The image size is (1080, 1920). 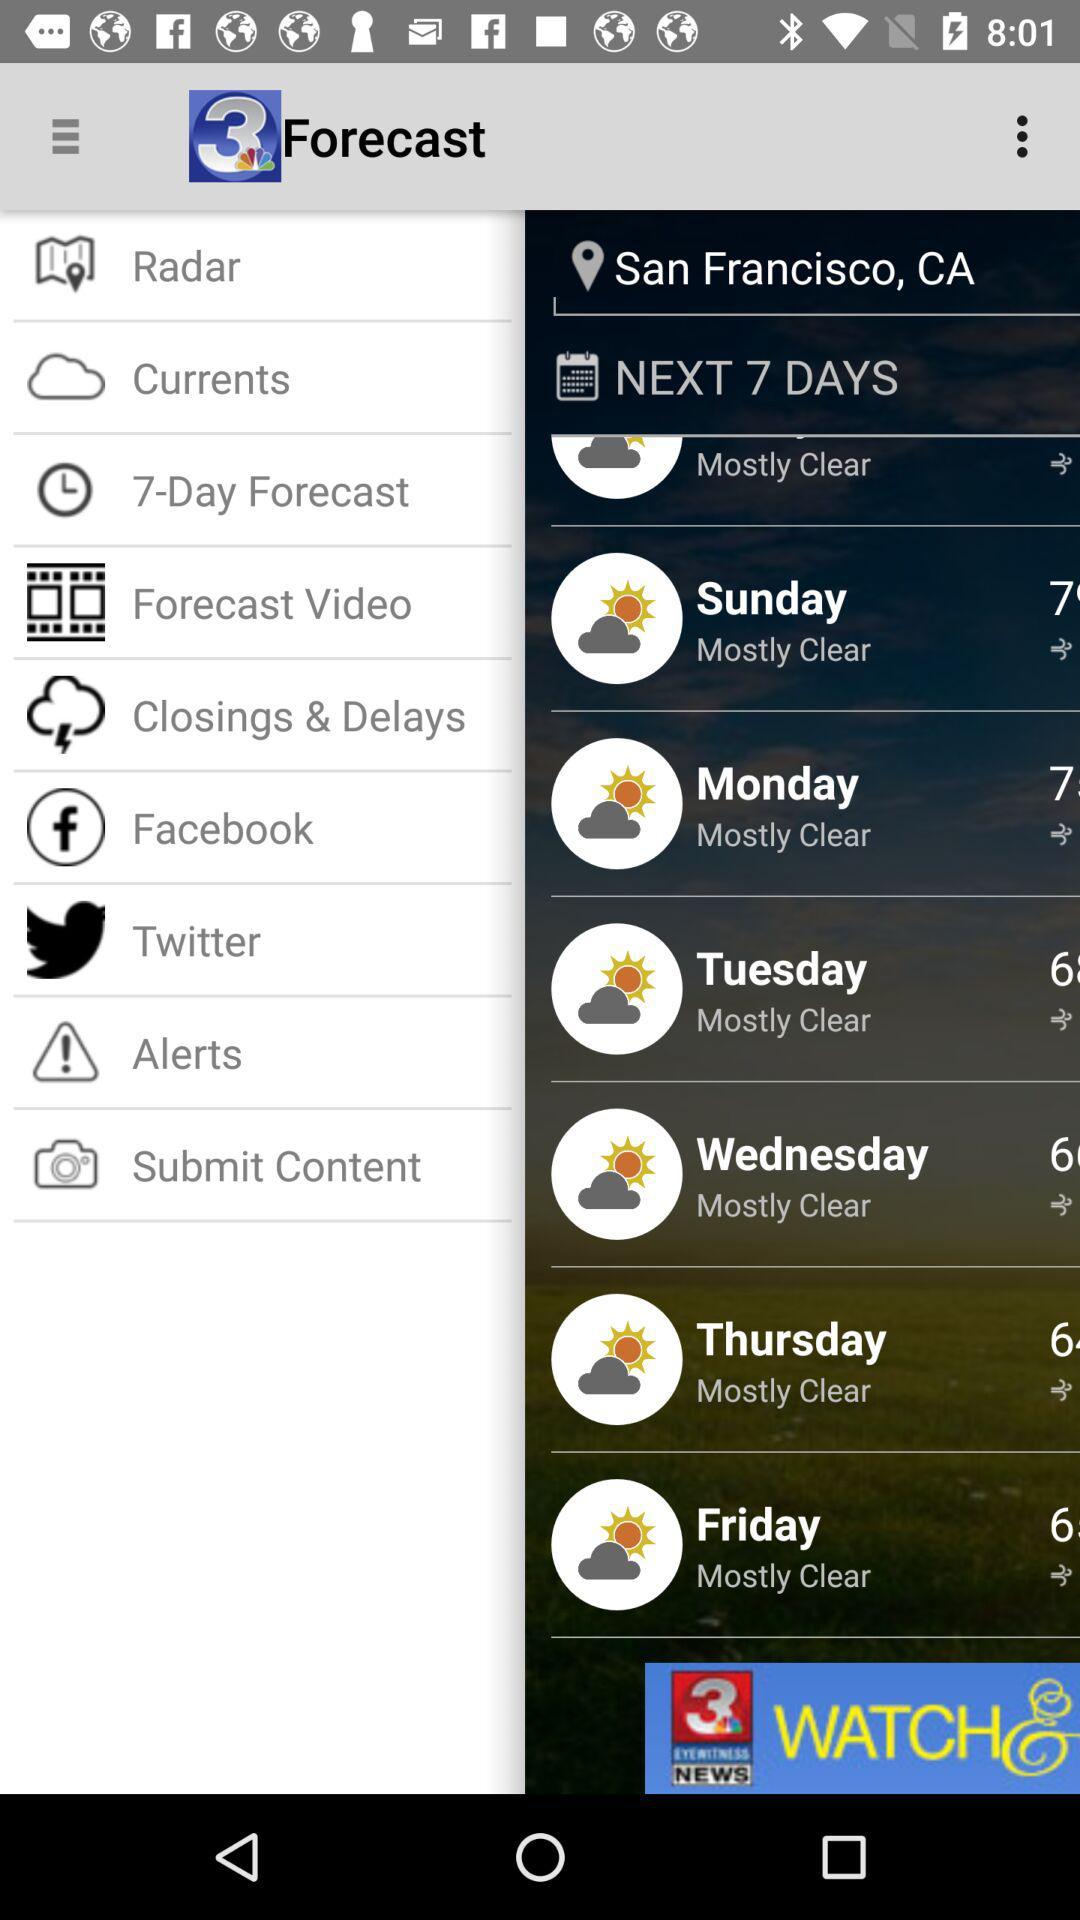 I want to click on advertisement, so click(x=861, y=1727).